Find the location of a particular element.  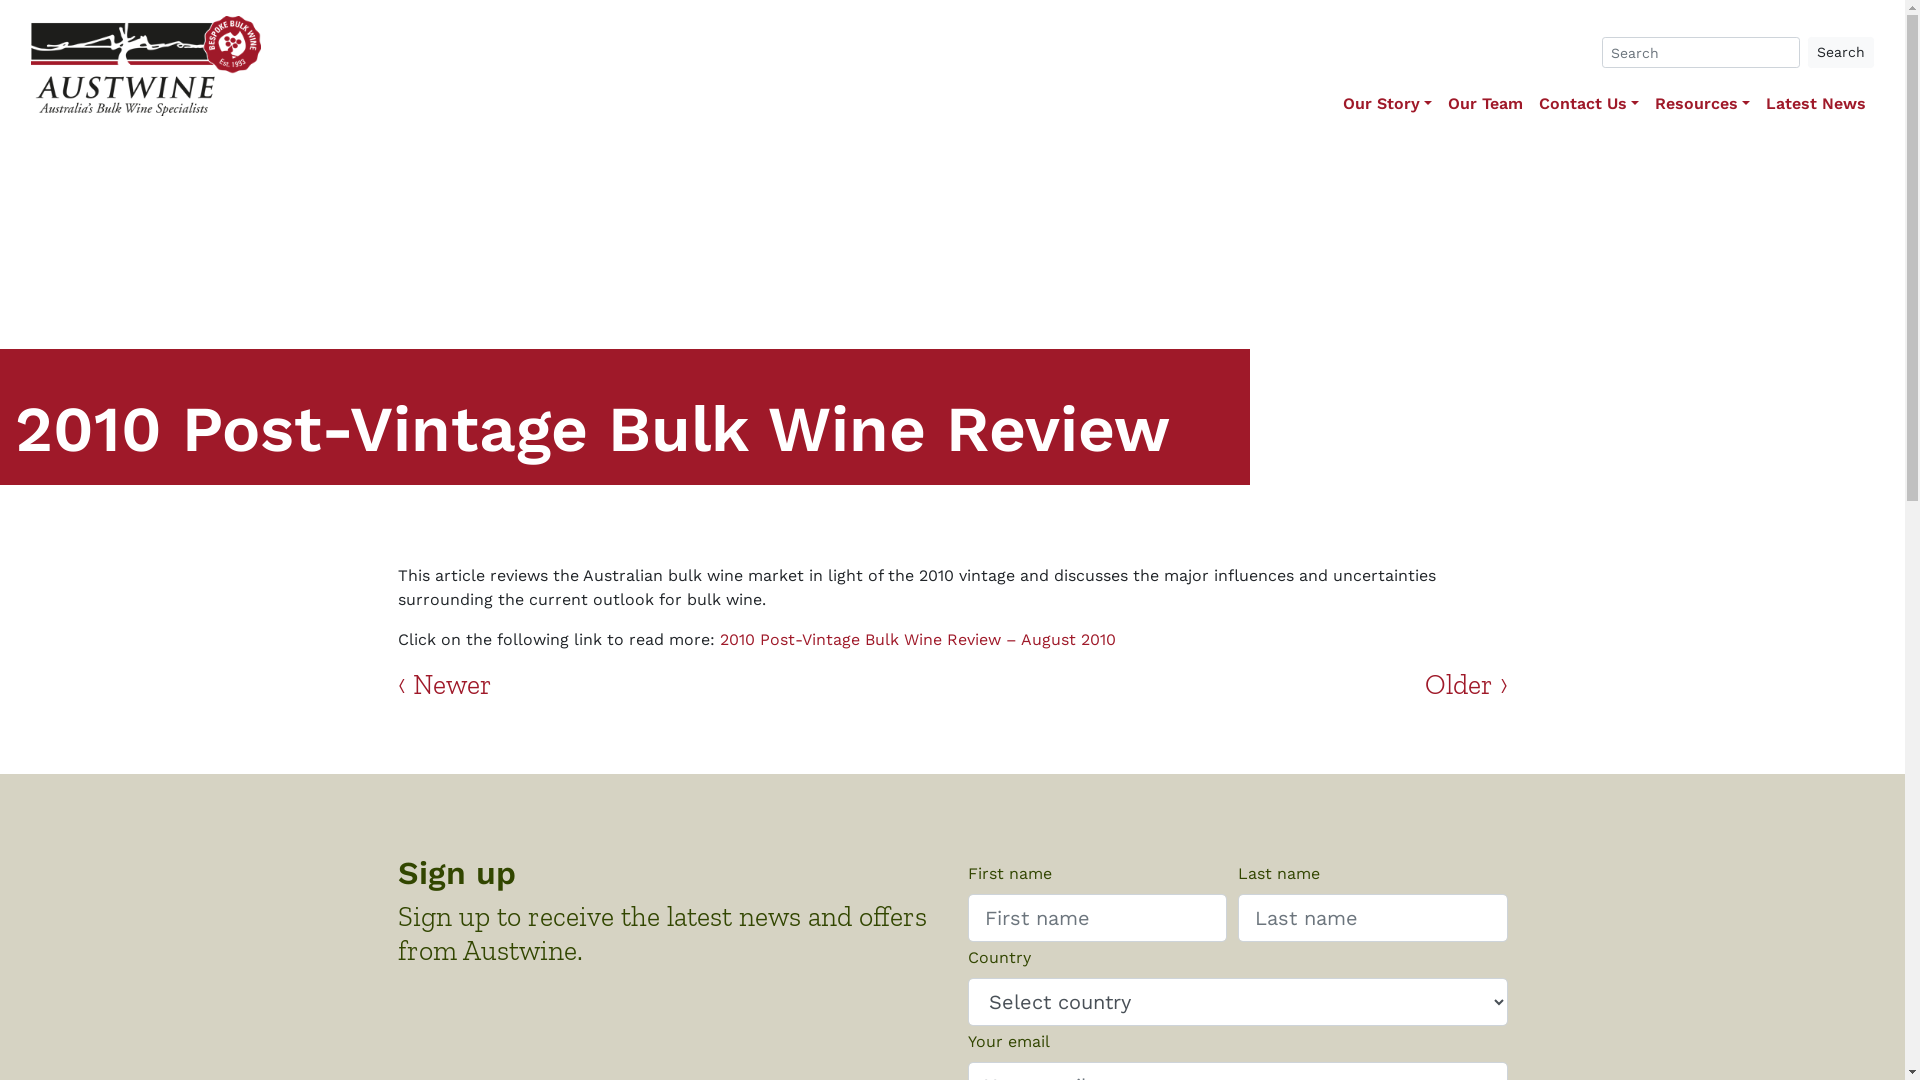

'Search' is located at coordinates (1840, 51).